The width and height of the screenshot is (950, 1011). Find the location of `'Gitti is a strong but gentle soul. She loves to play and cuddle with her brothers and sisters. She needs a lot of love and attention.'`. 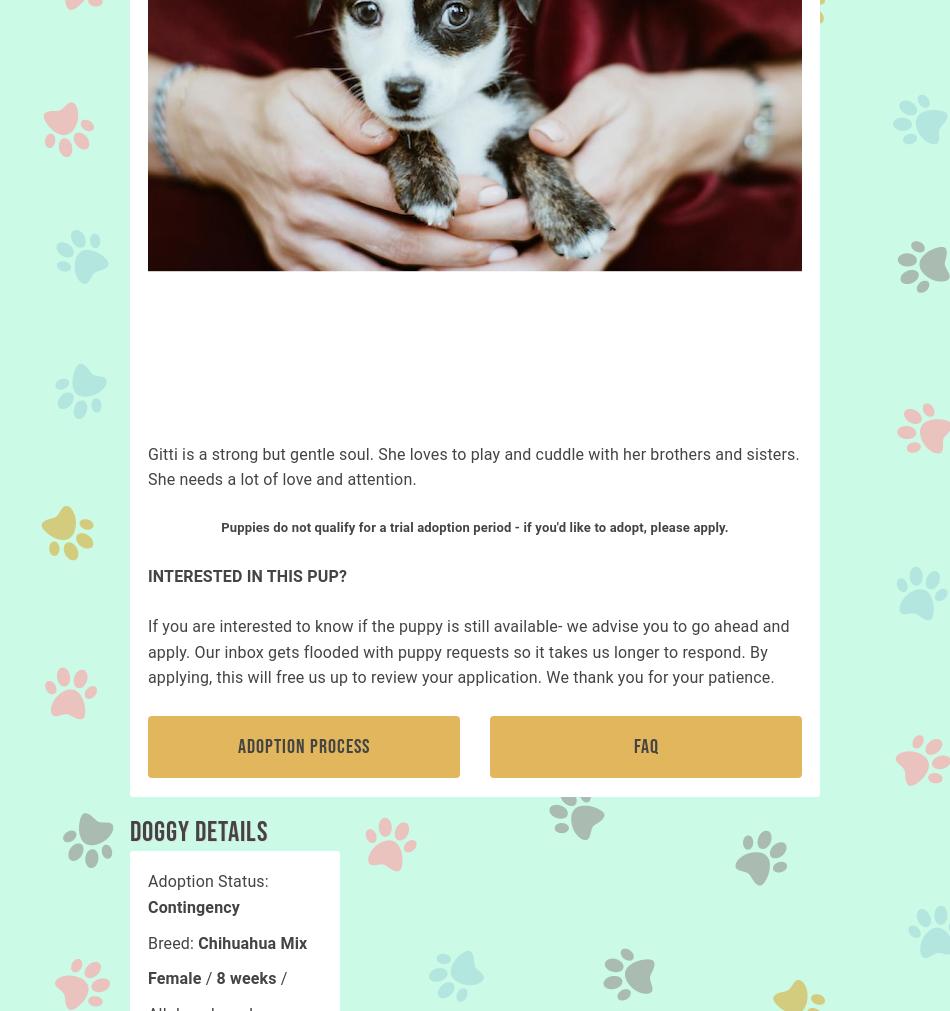

'Gitti is a strong but gentle soul. She loves to play and cuddle with her brothers and sisters. She needs a lot of love and attention.' is located at coordinates (148, 465).